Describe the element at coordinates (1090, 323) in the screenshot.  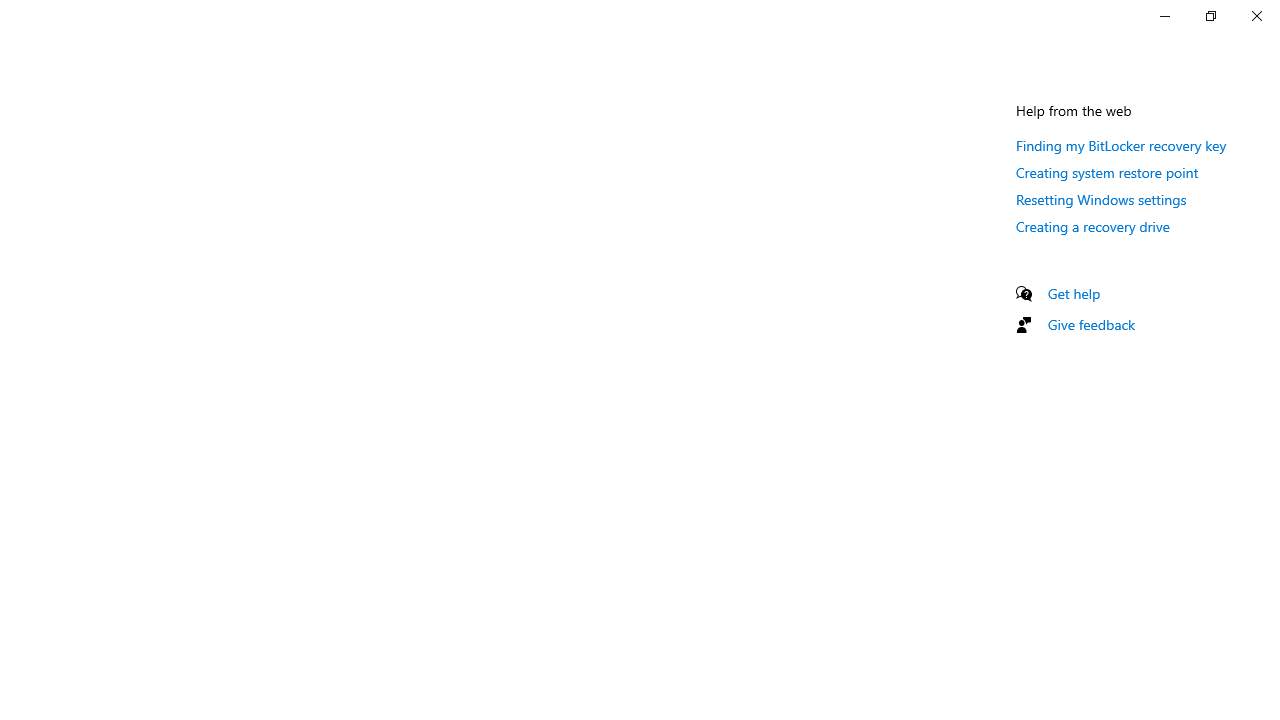
I see `'Give feedback'` at that location.